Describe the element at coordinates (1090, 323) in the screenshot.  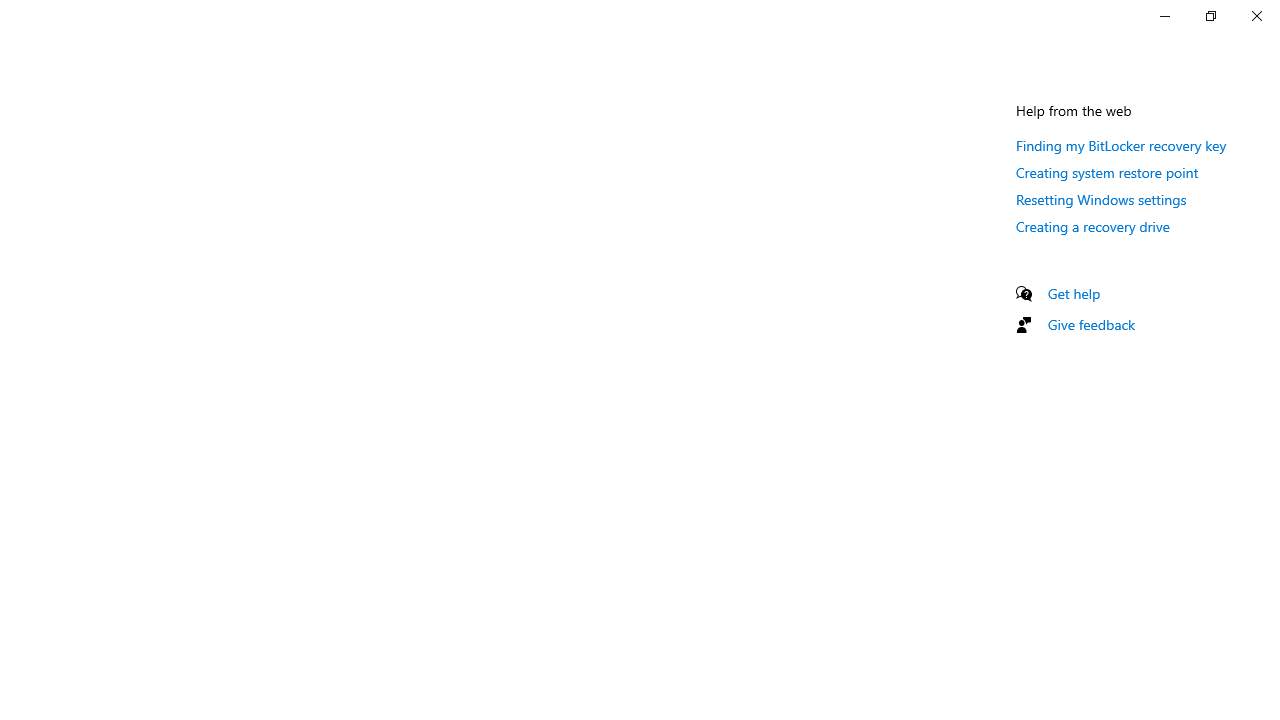
I see `'Give feedback'` at that location.